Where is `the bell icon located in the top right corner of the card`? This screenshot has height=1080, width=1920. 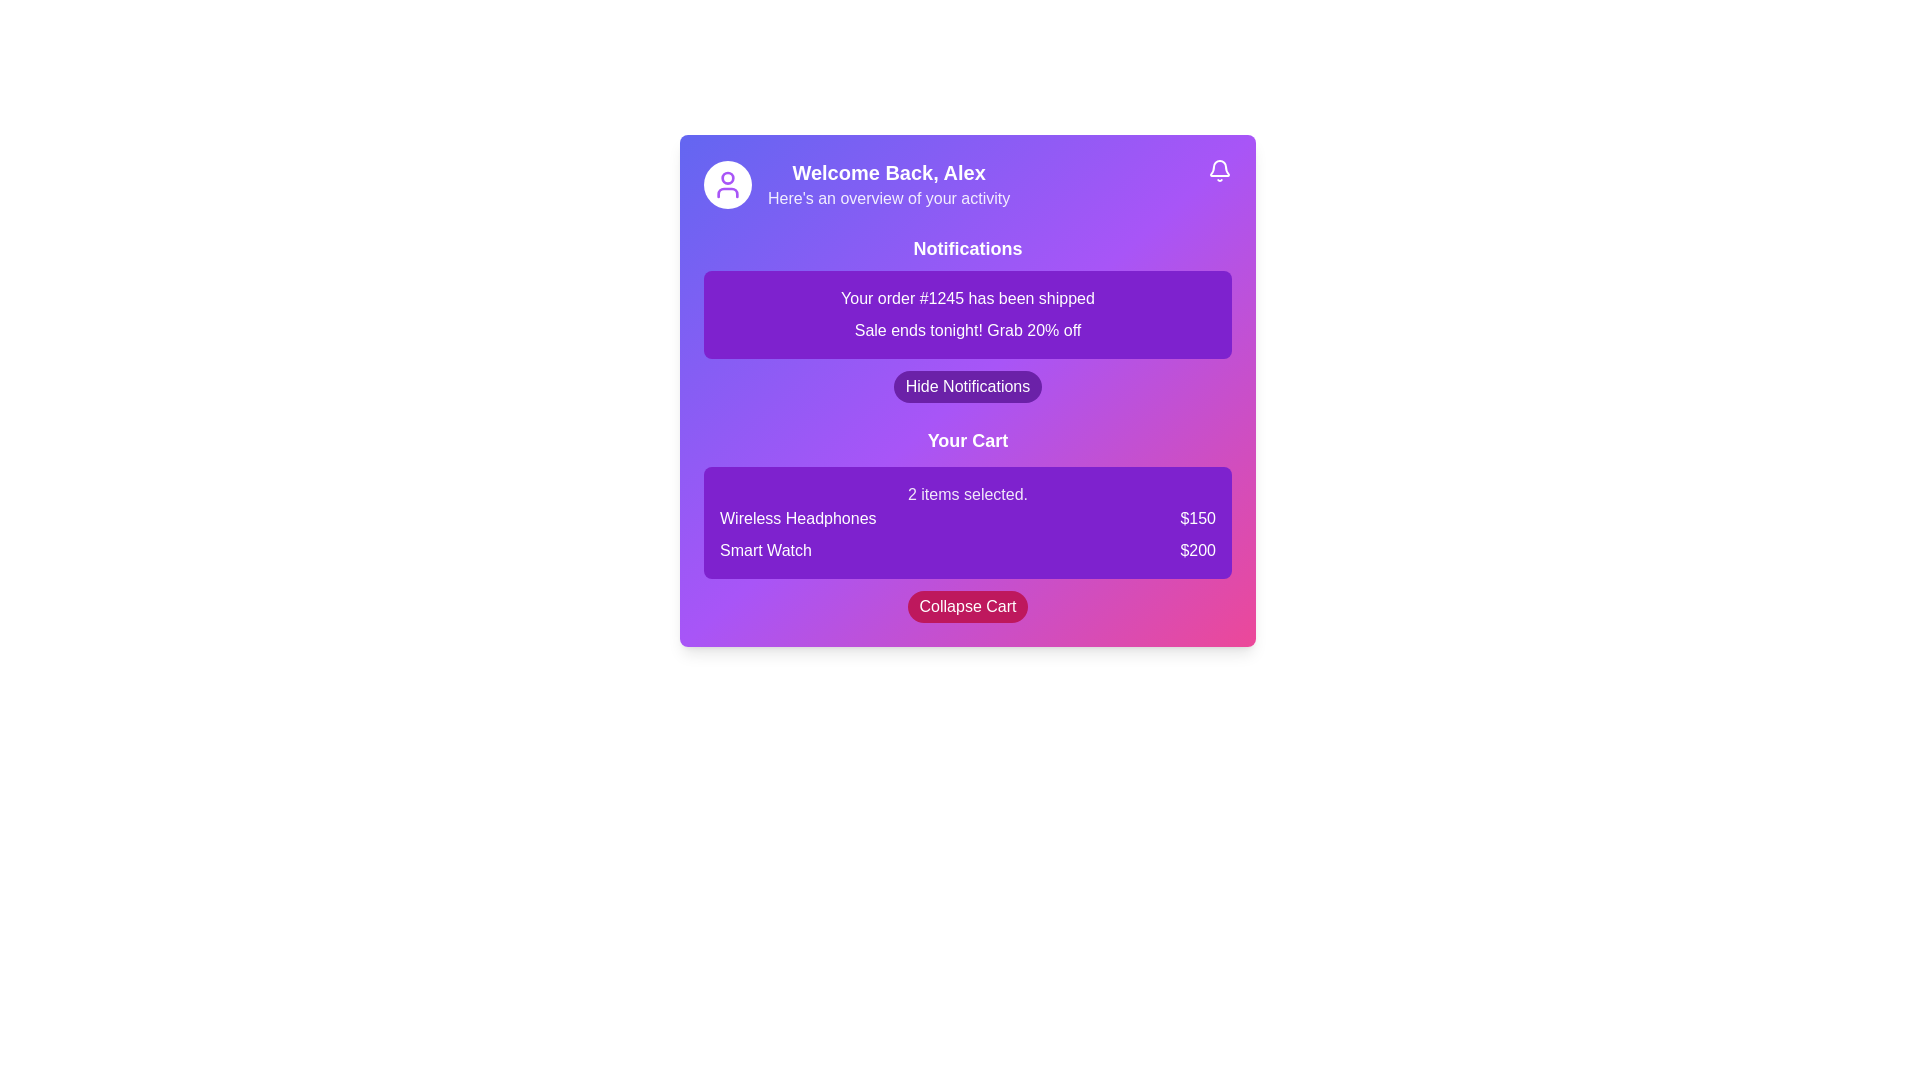
the bell icon located in the top right corner of the card is located at coordinates (1218, 167).